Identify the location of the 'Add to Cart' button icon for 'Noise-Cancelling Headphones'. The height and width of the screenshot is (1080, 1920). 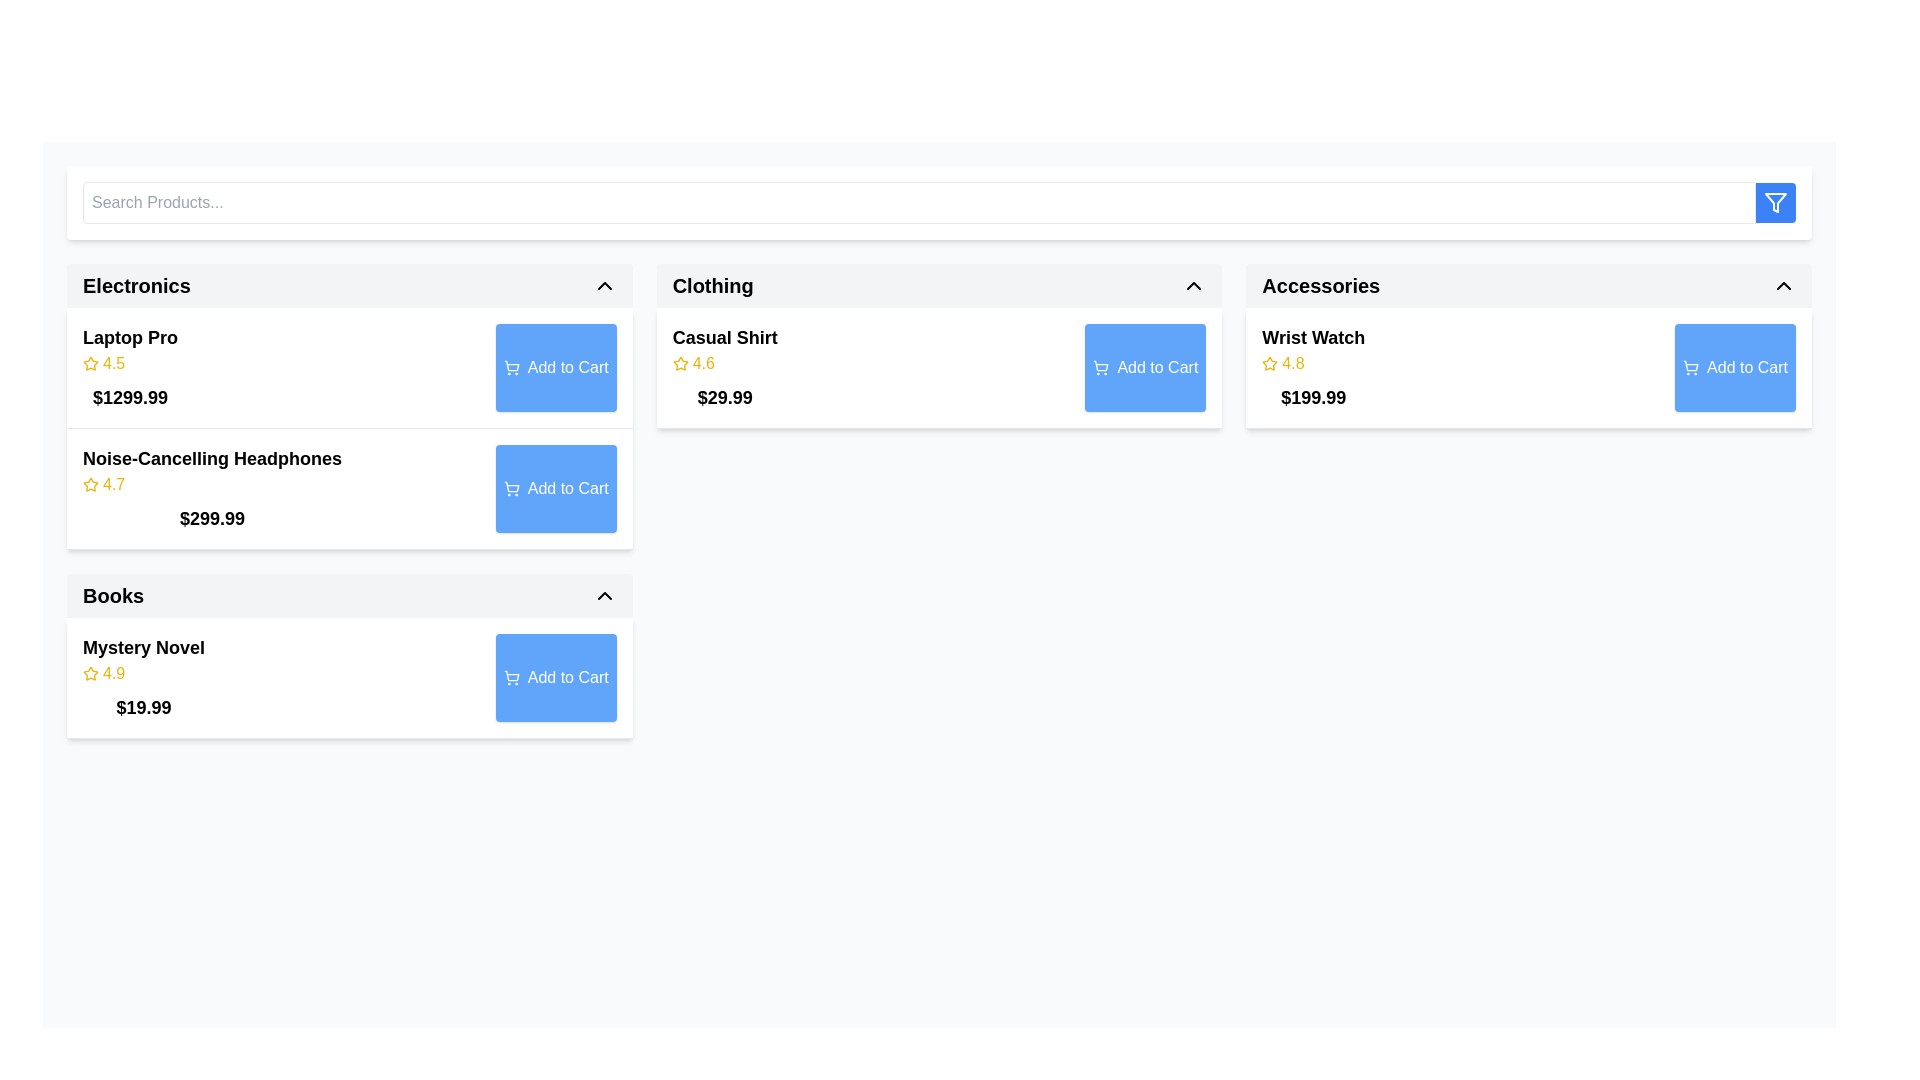
(511, 487).